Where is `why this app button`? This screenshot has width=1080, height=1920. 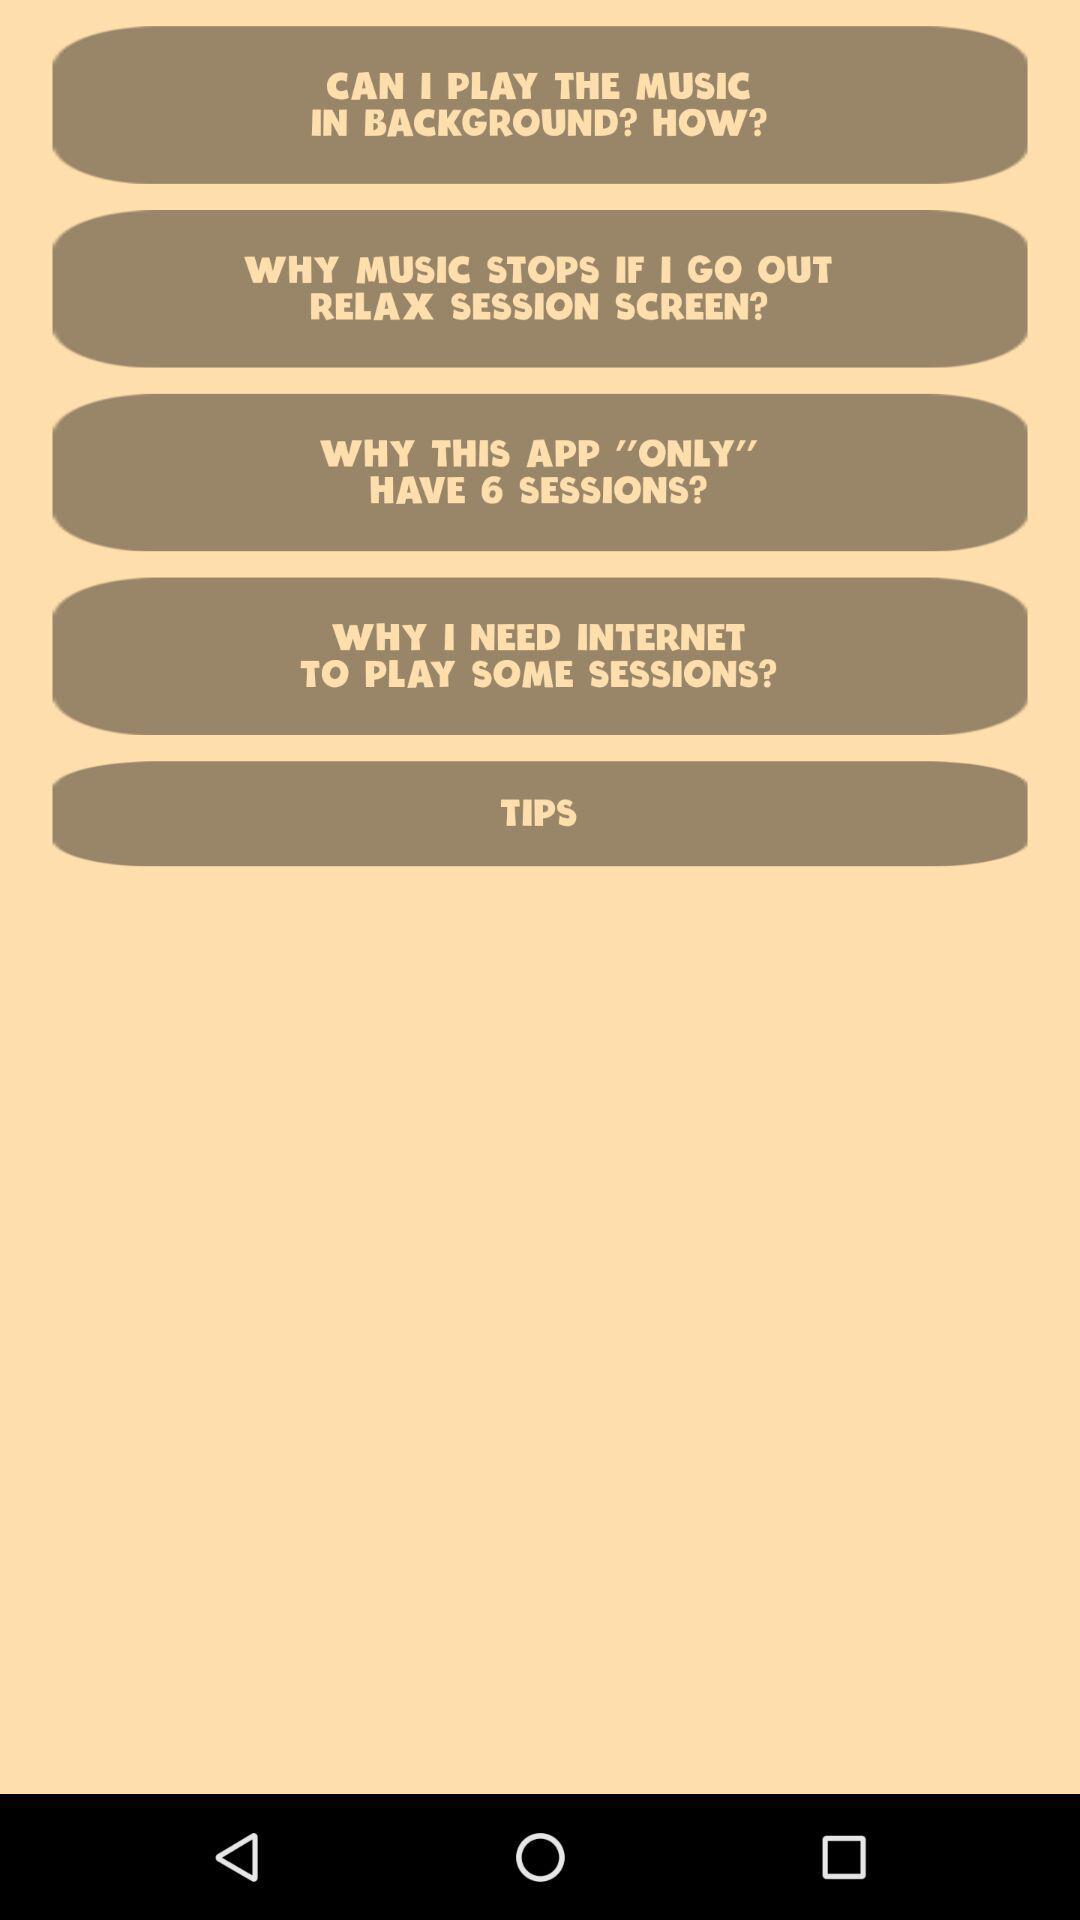
why this app button is located at coordinates (540, 471).